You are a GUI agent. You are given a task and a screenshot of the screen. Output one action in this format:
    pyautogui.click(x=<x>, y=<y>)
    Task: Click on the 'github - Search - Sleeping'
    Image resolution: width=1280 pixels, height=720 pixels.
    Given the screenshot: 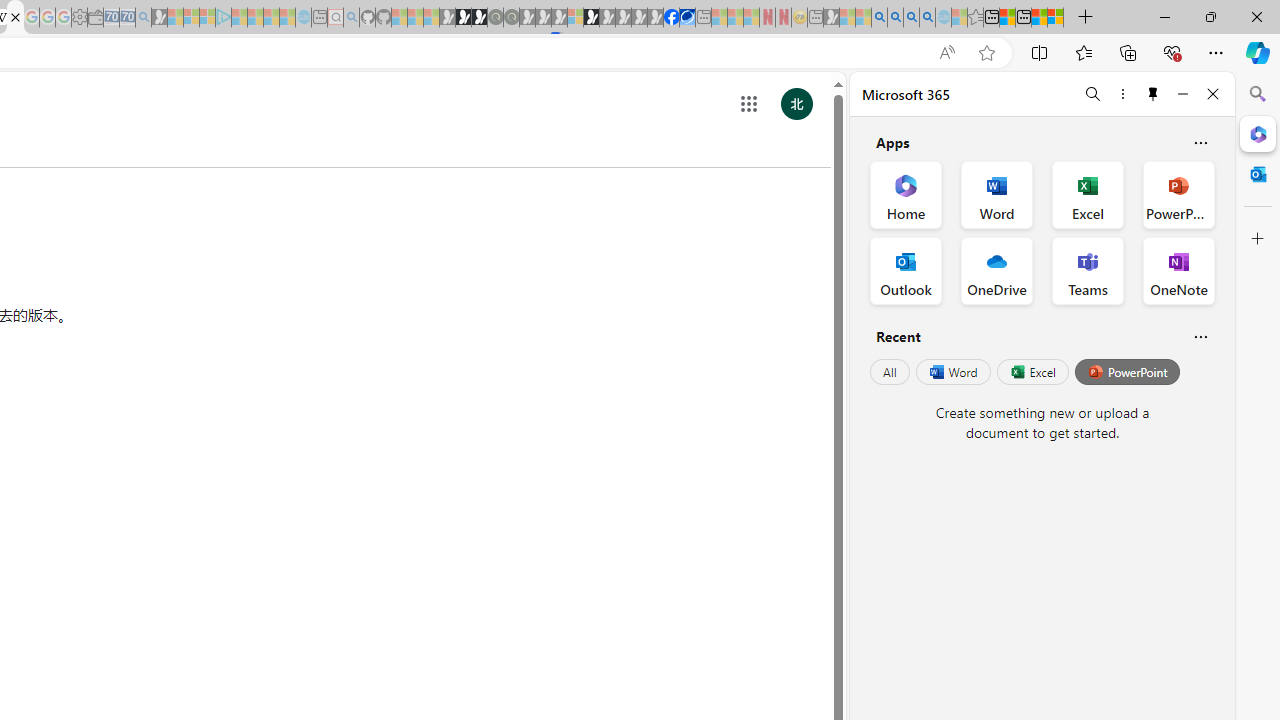 What is the action you would take?
    pyautogui.click(x=352, y=17)
    